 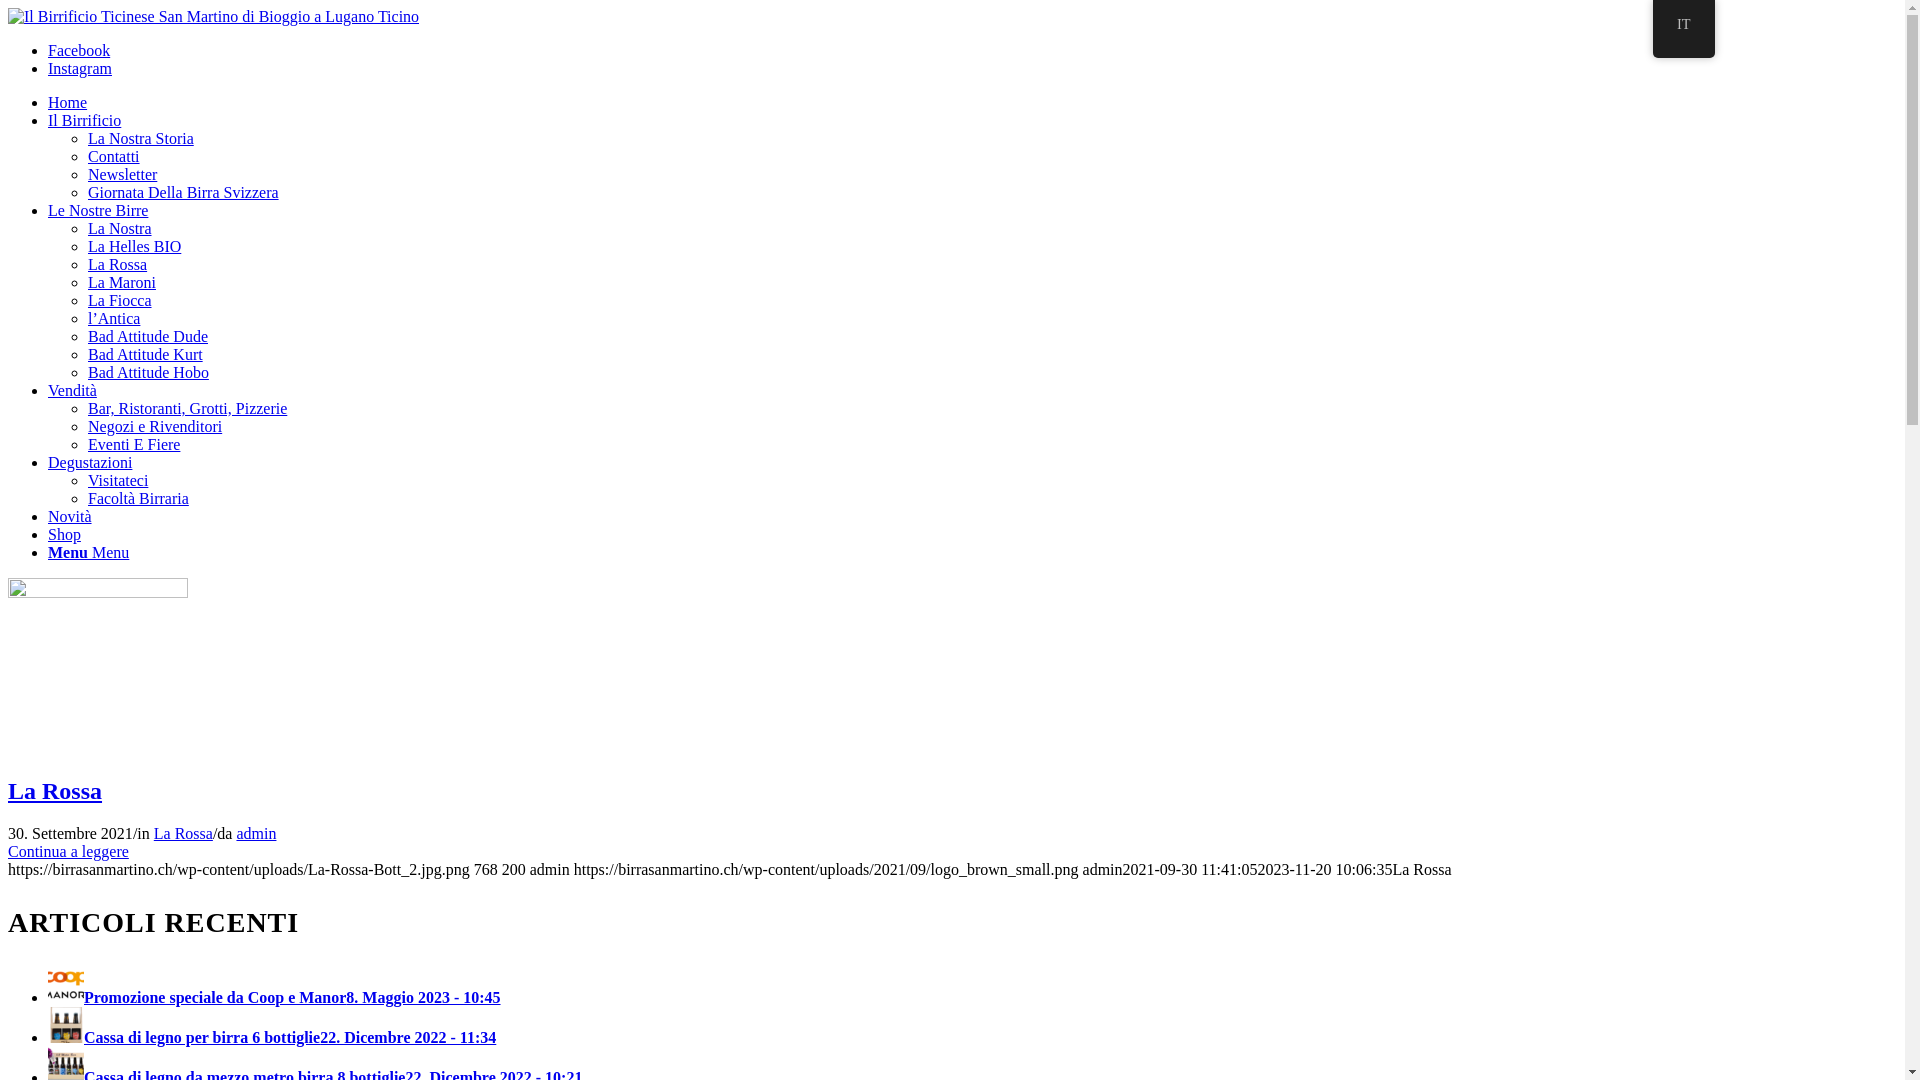 What do you see at coordinates (48, 67) in the screenshot?
I see `'Instagram'` at bounding box center [48, 67].